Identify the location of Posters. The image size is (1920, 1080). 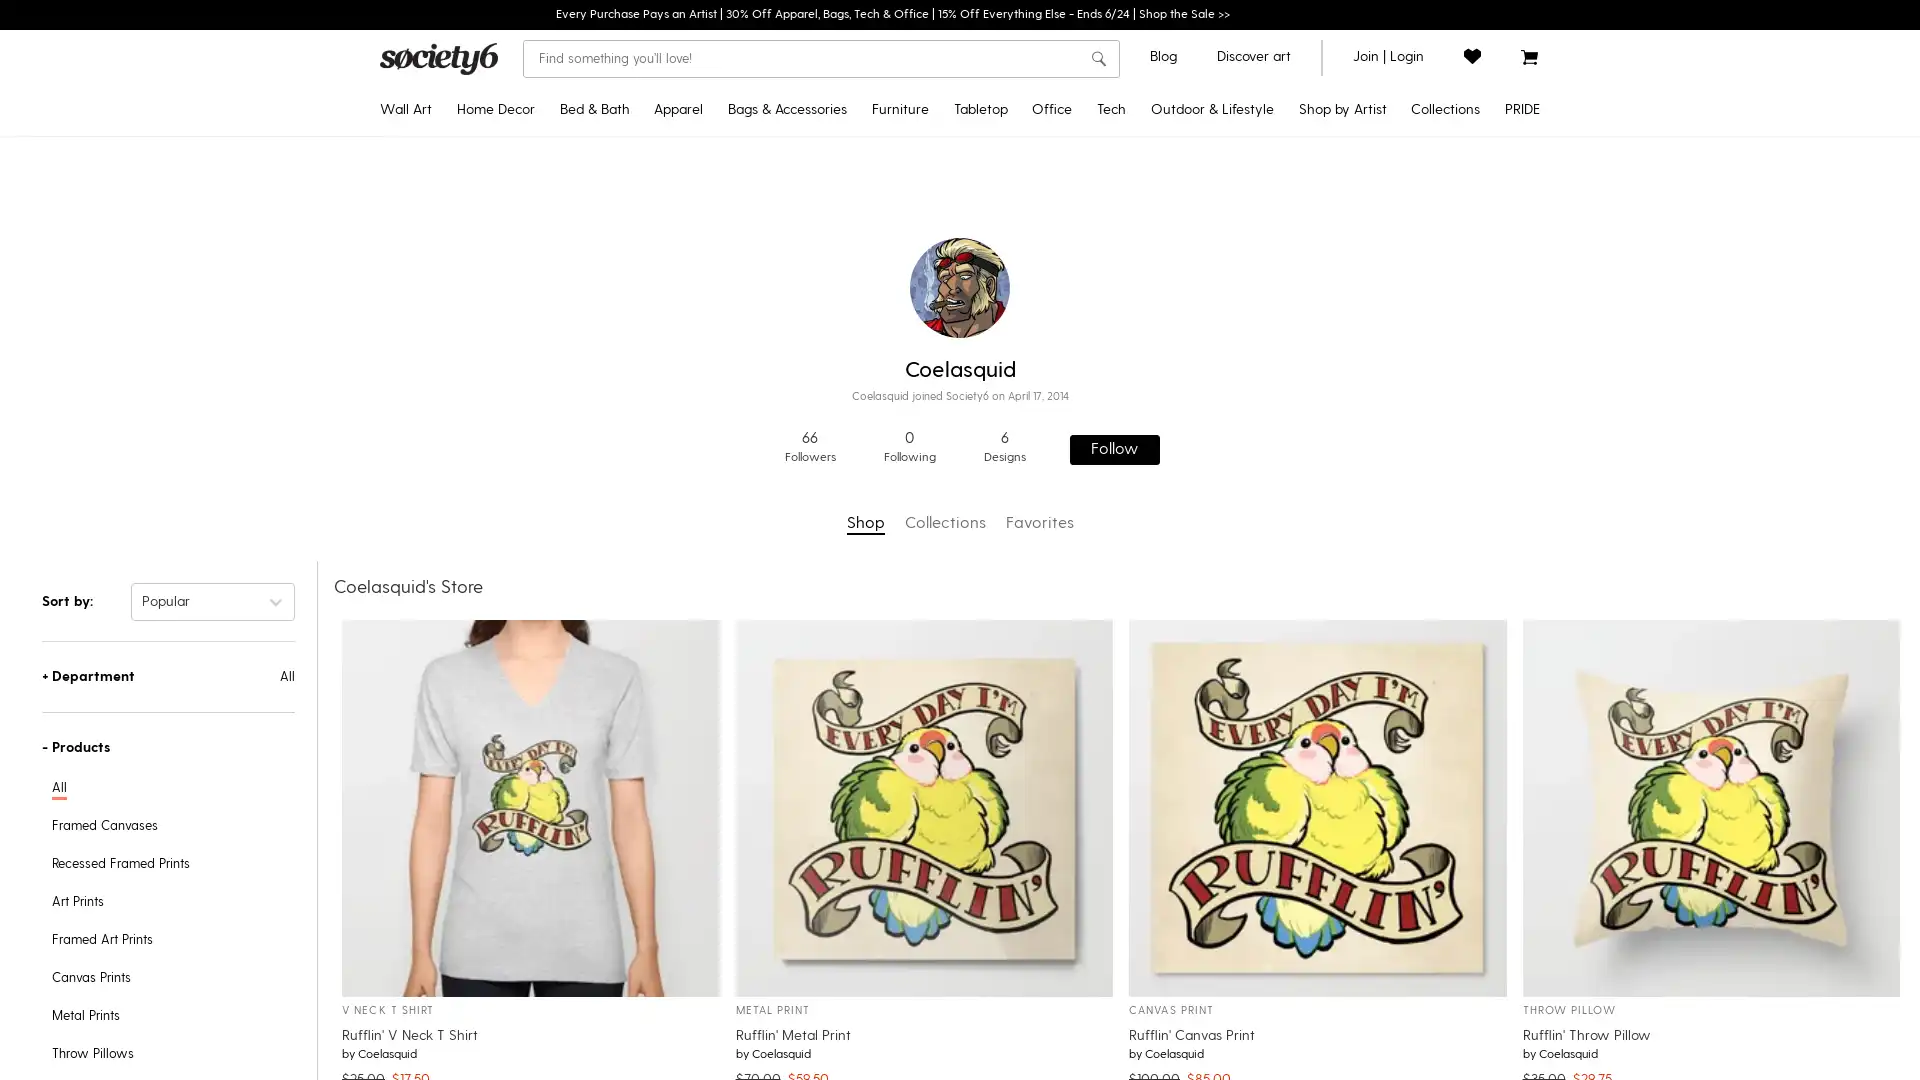
(470, 353).